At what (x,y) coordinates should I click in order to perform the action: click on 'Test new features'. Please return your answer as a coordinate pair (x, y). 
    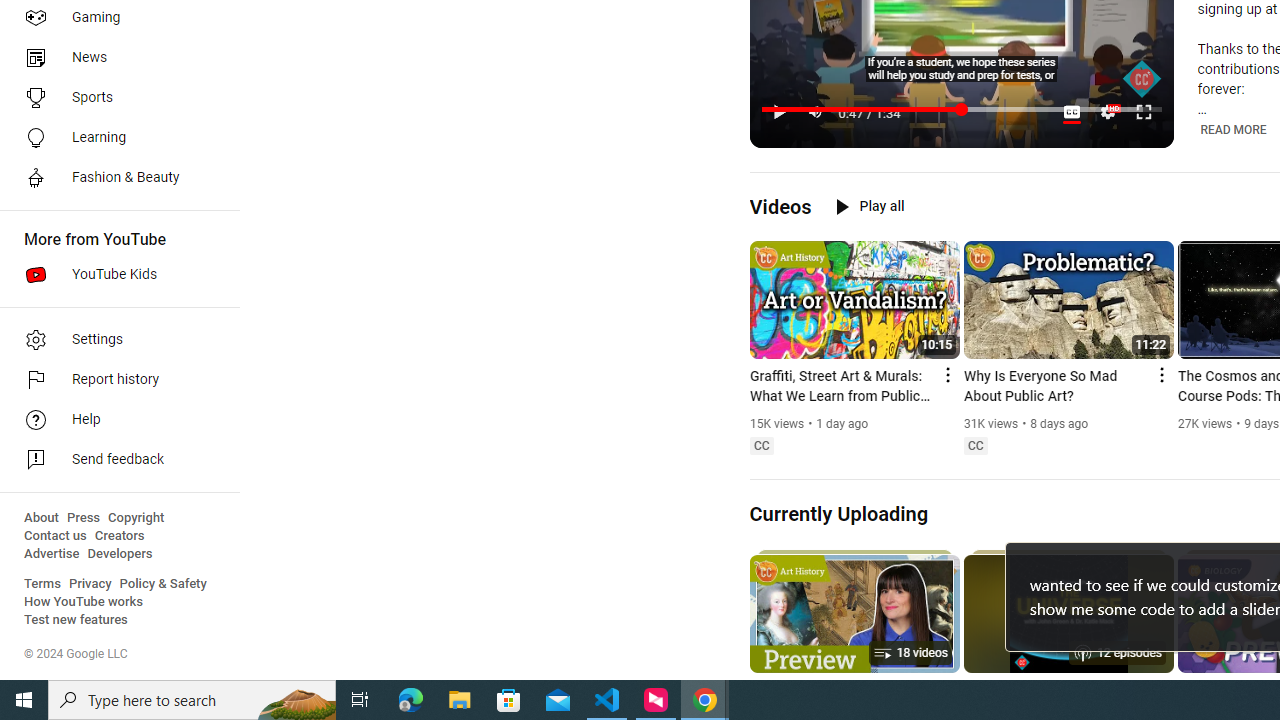
    Looking at the image, I should click on (76, 619).